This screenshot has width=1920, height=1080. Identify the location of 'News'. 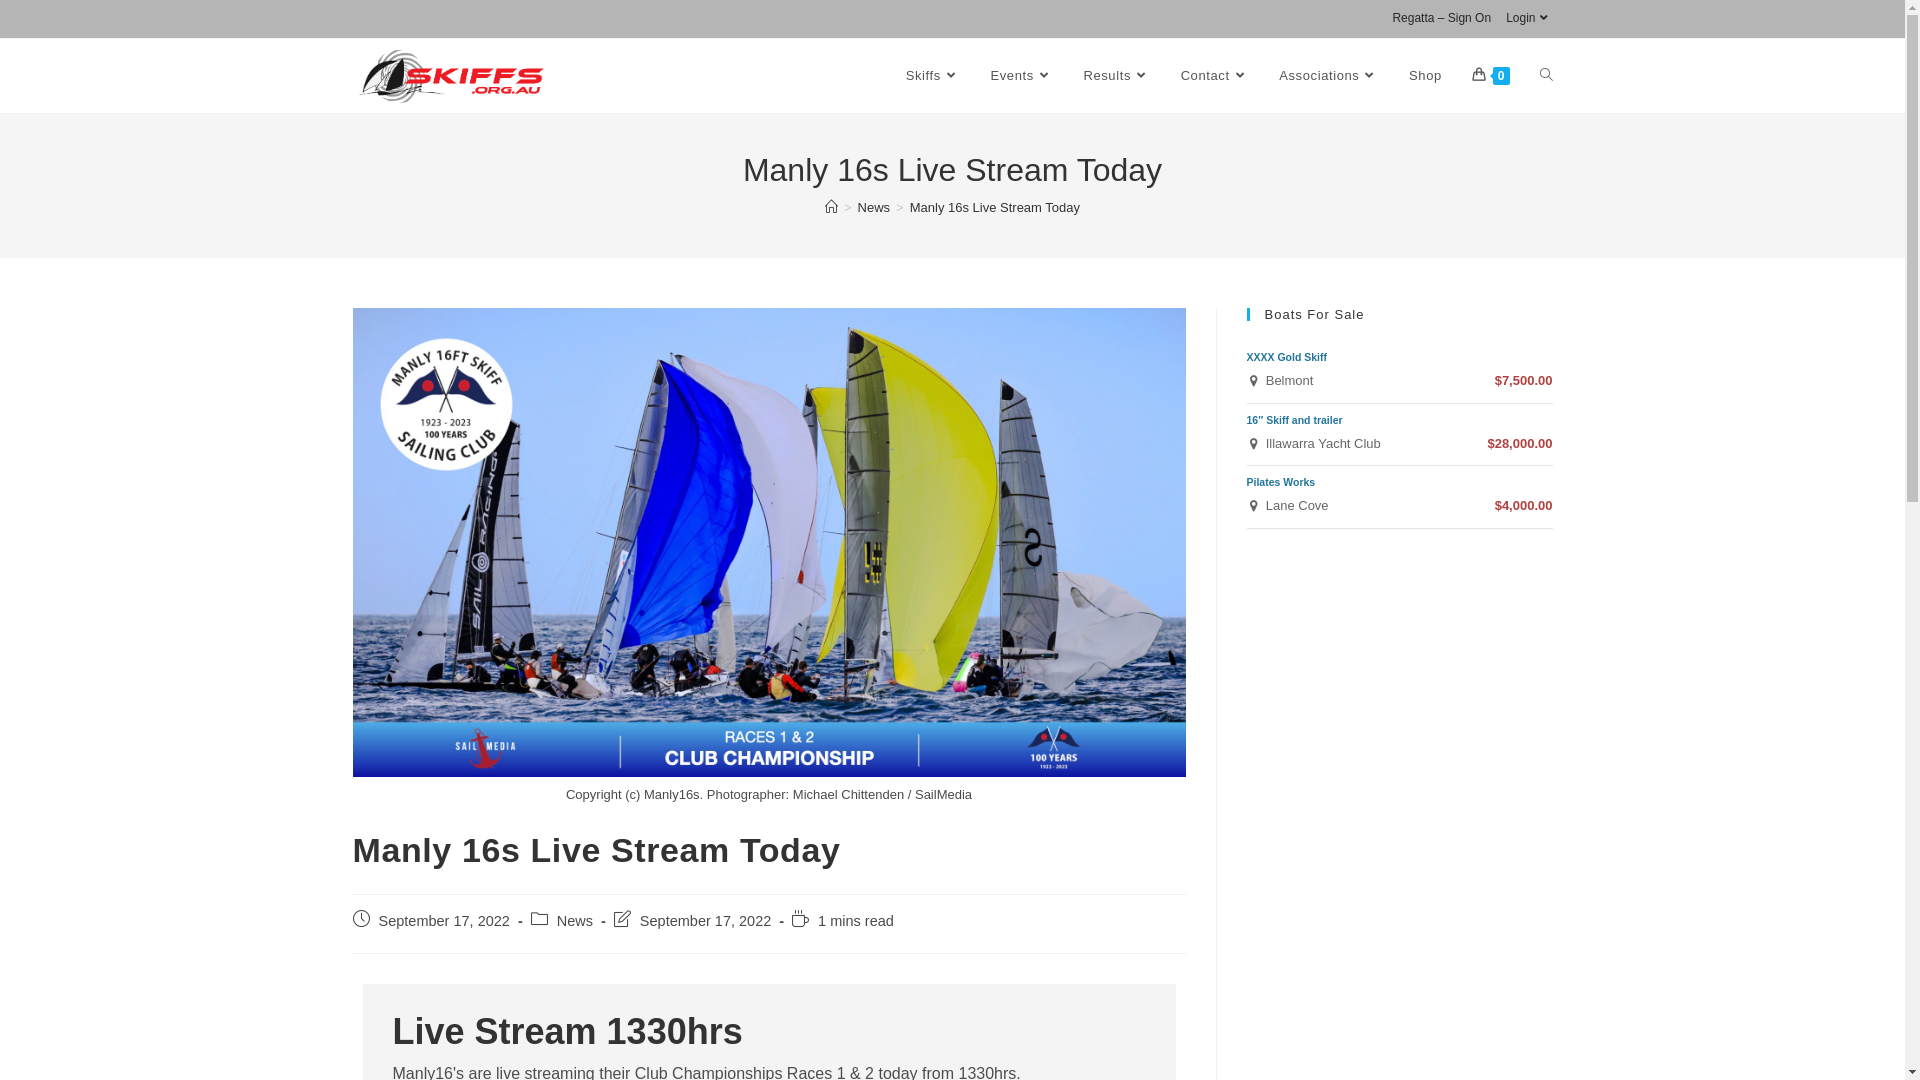
(874, 207).